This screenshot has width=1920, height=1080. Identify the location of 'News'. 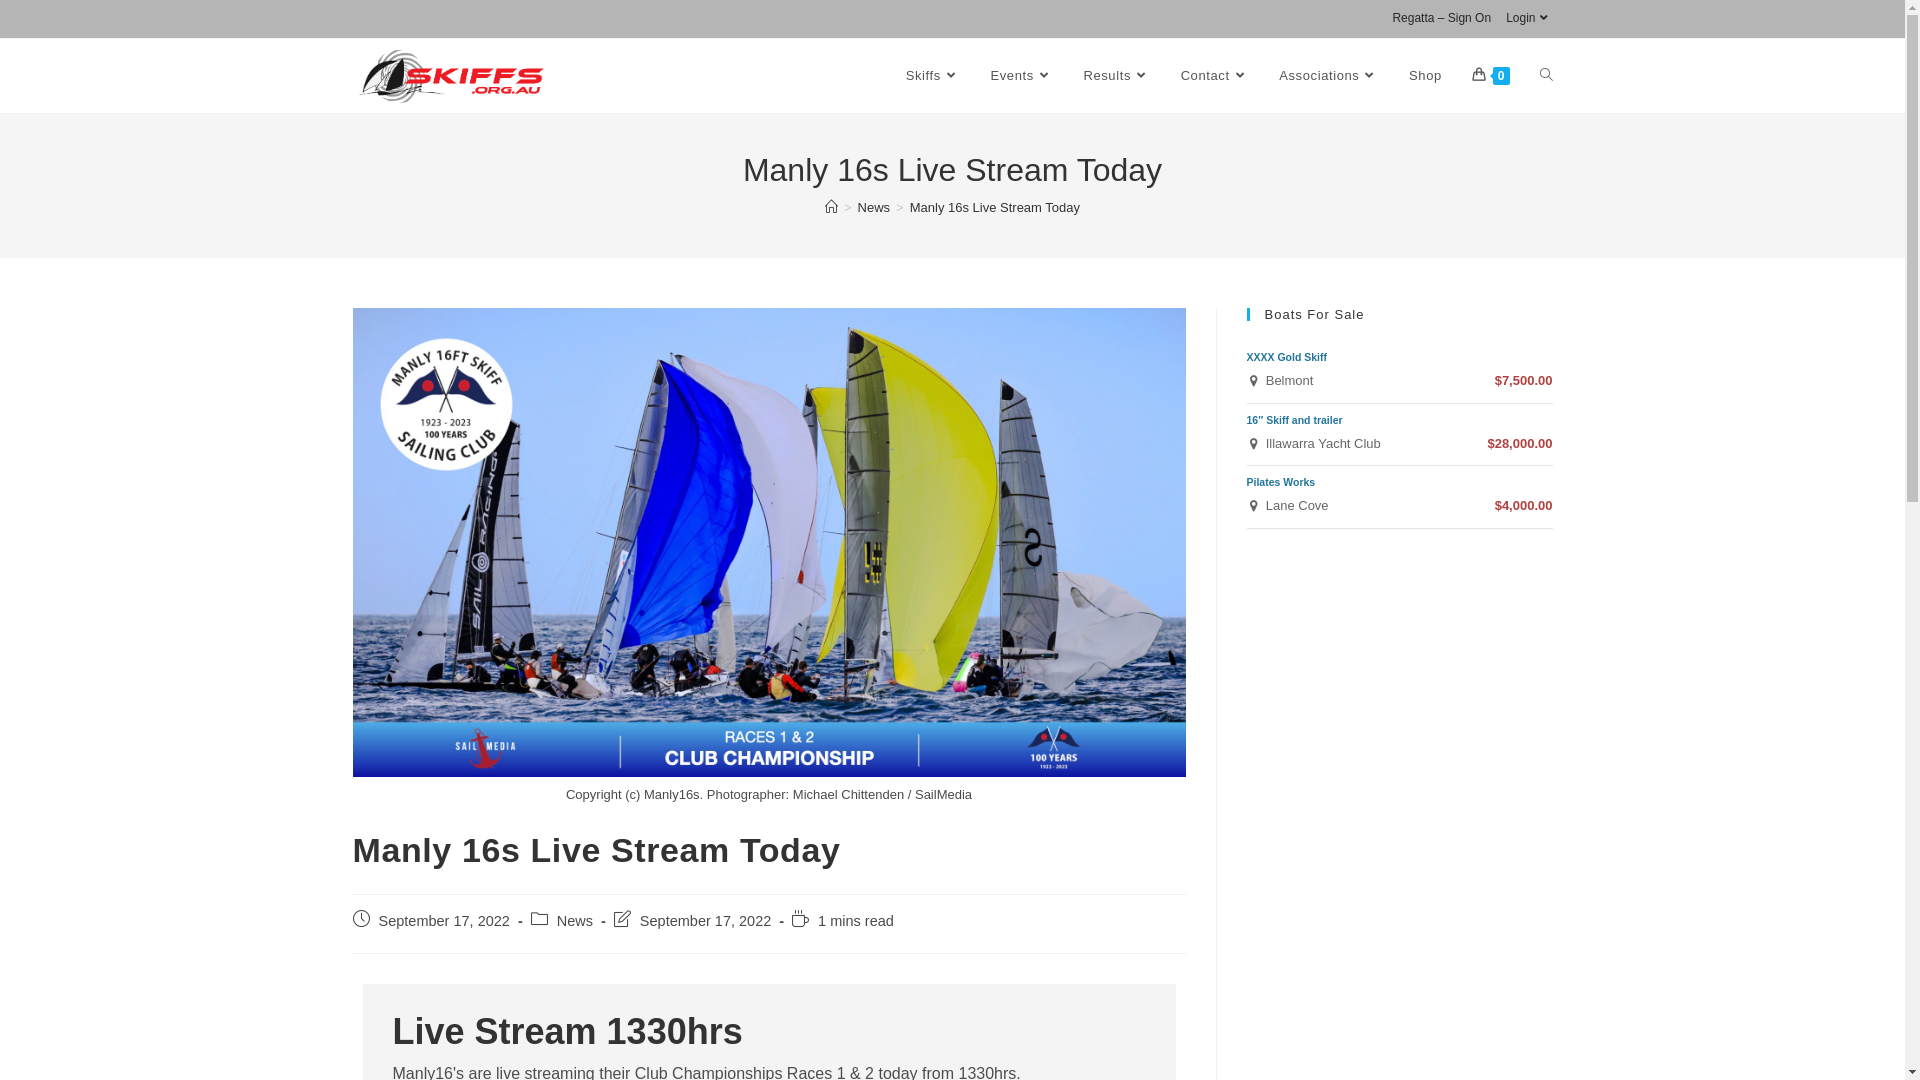
(874, 207).